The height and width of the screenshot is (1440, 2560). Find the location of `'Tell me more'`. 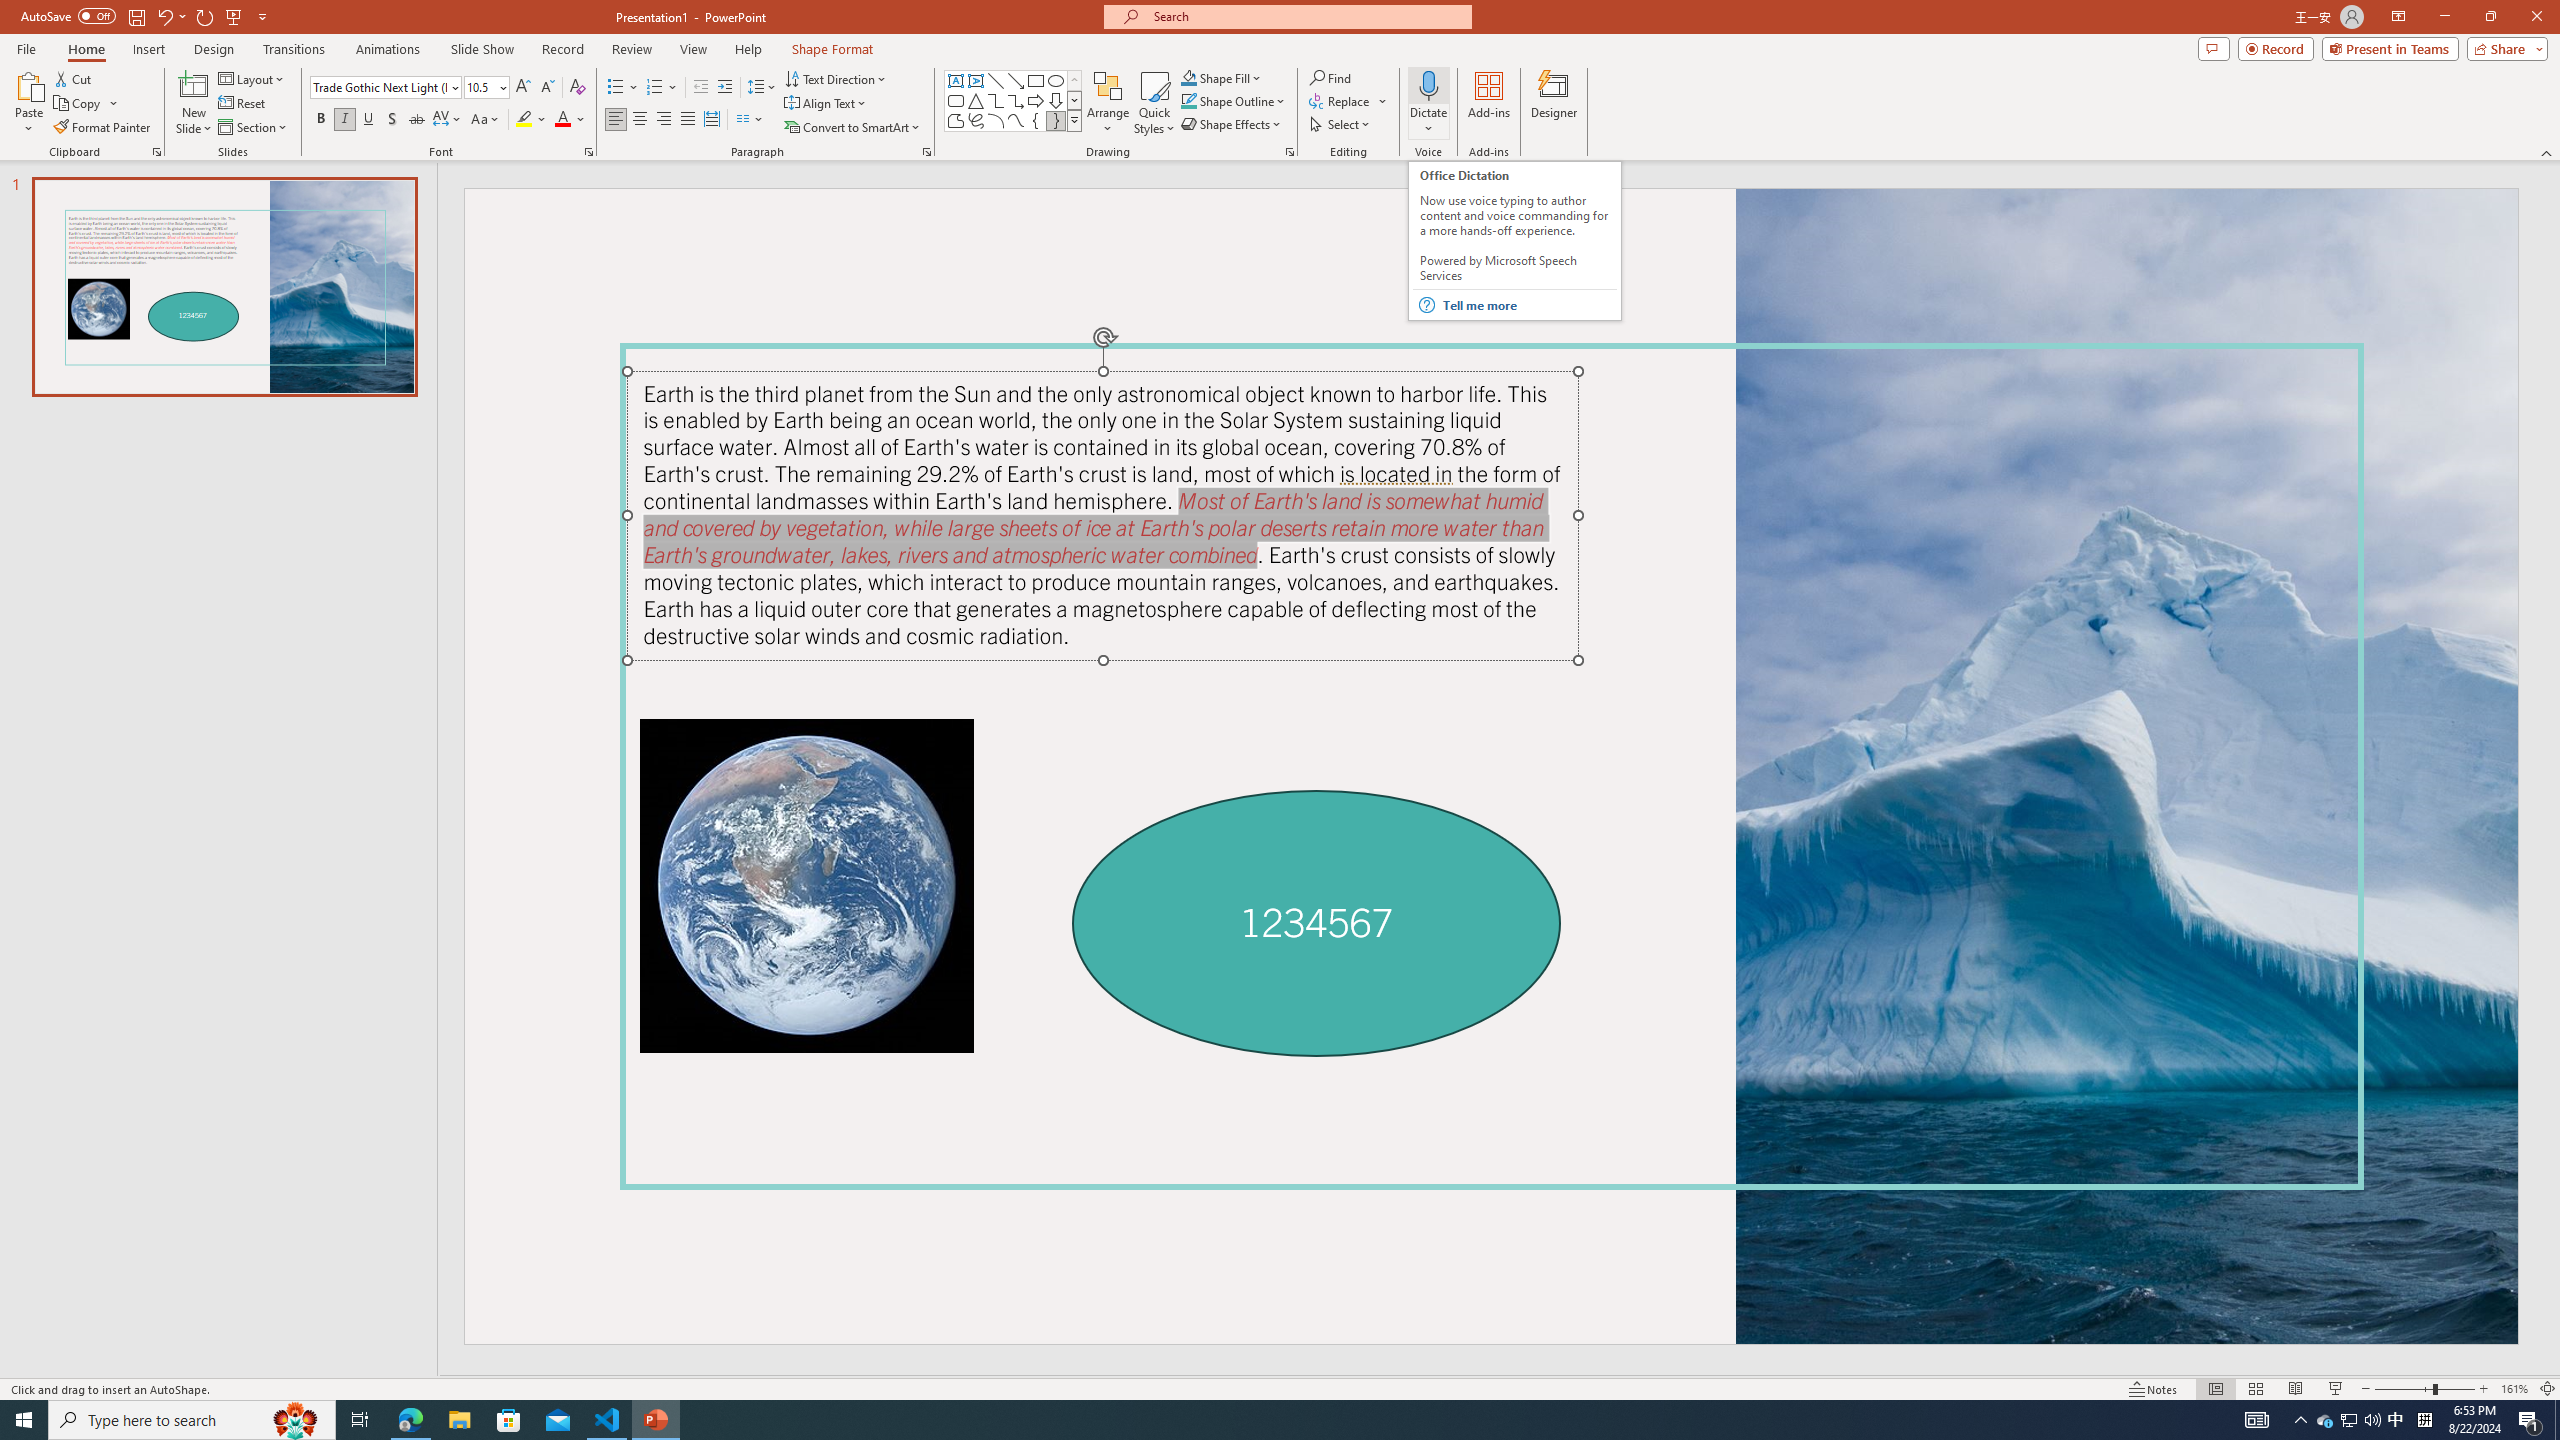

'Tell me more' is located at coordinates (1528, 305).